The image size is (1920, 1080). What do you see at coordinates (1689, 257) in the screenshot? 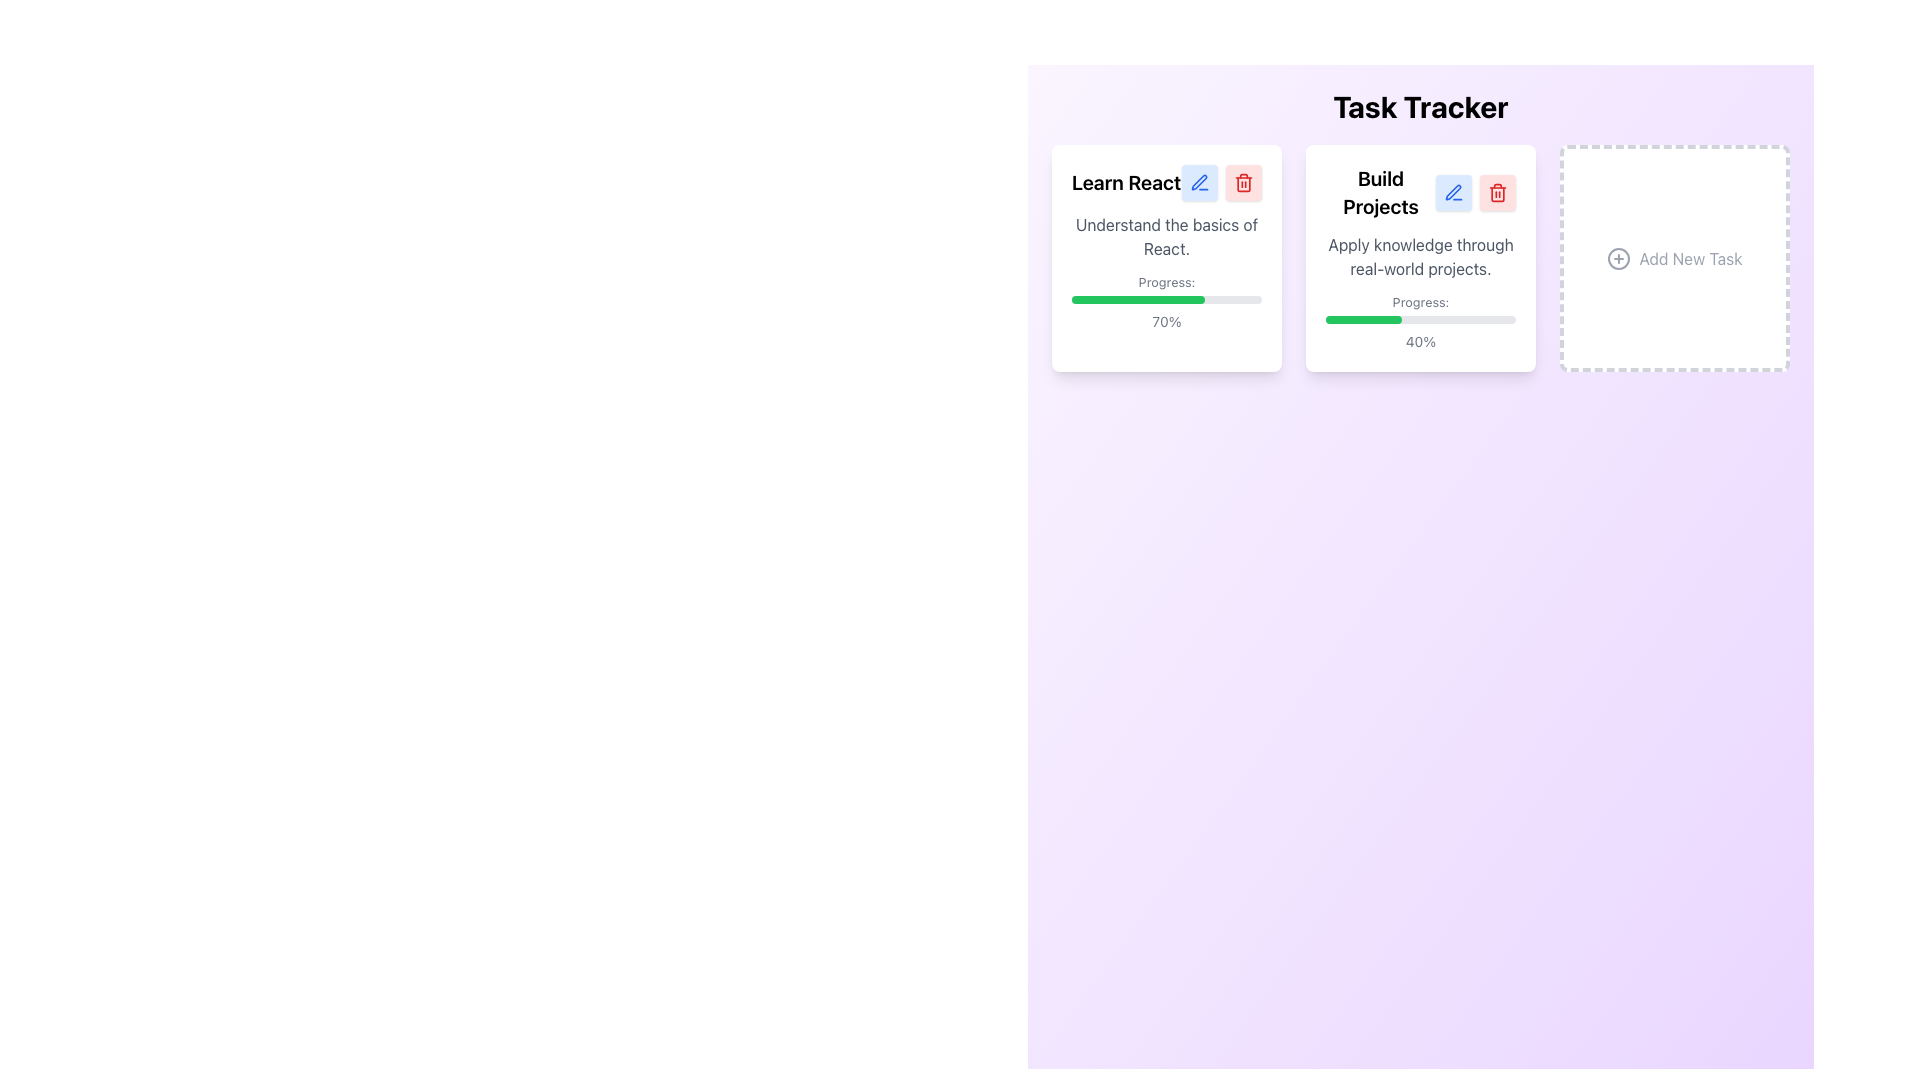
I see `the 'Add New Task' text label, which is styled in gray and located to the right of a circular plus sign icon within a dashed-bordered card` at bounding box center [1689, 257].